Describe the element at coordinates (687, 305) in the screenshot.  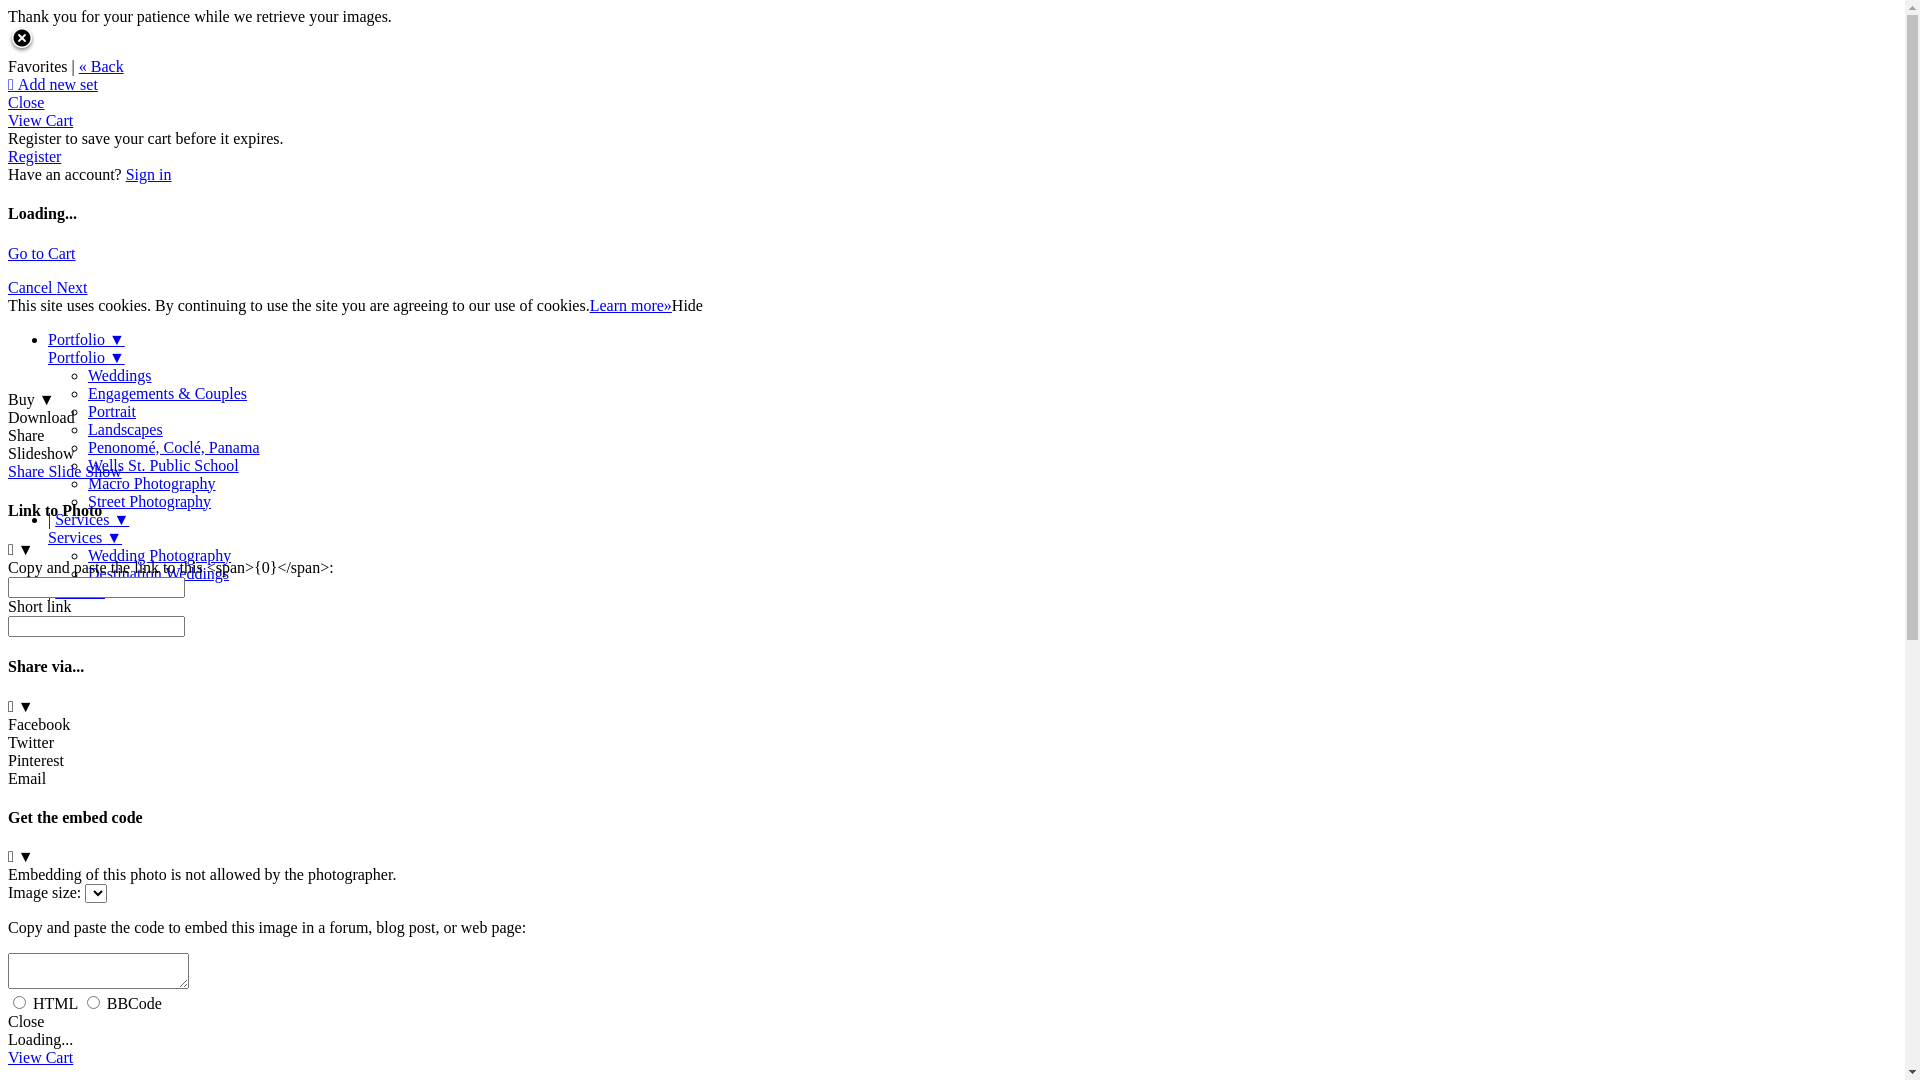
I see `'Hide'` at that location.